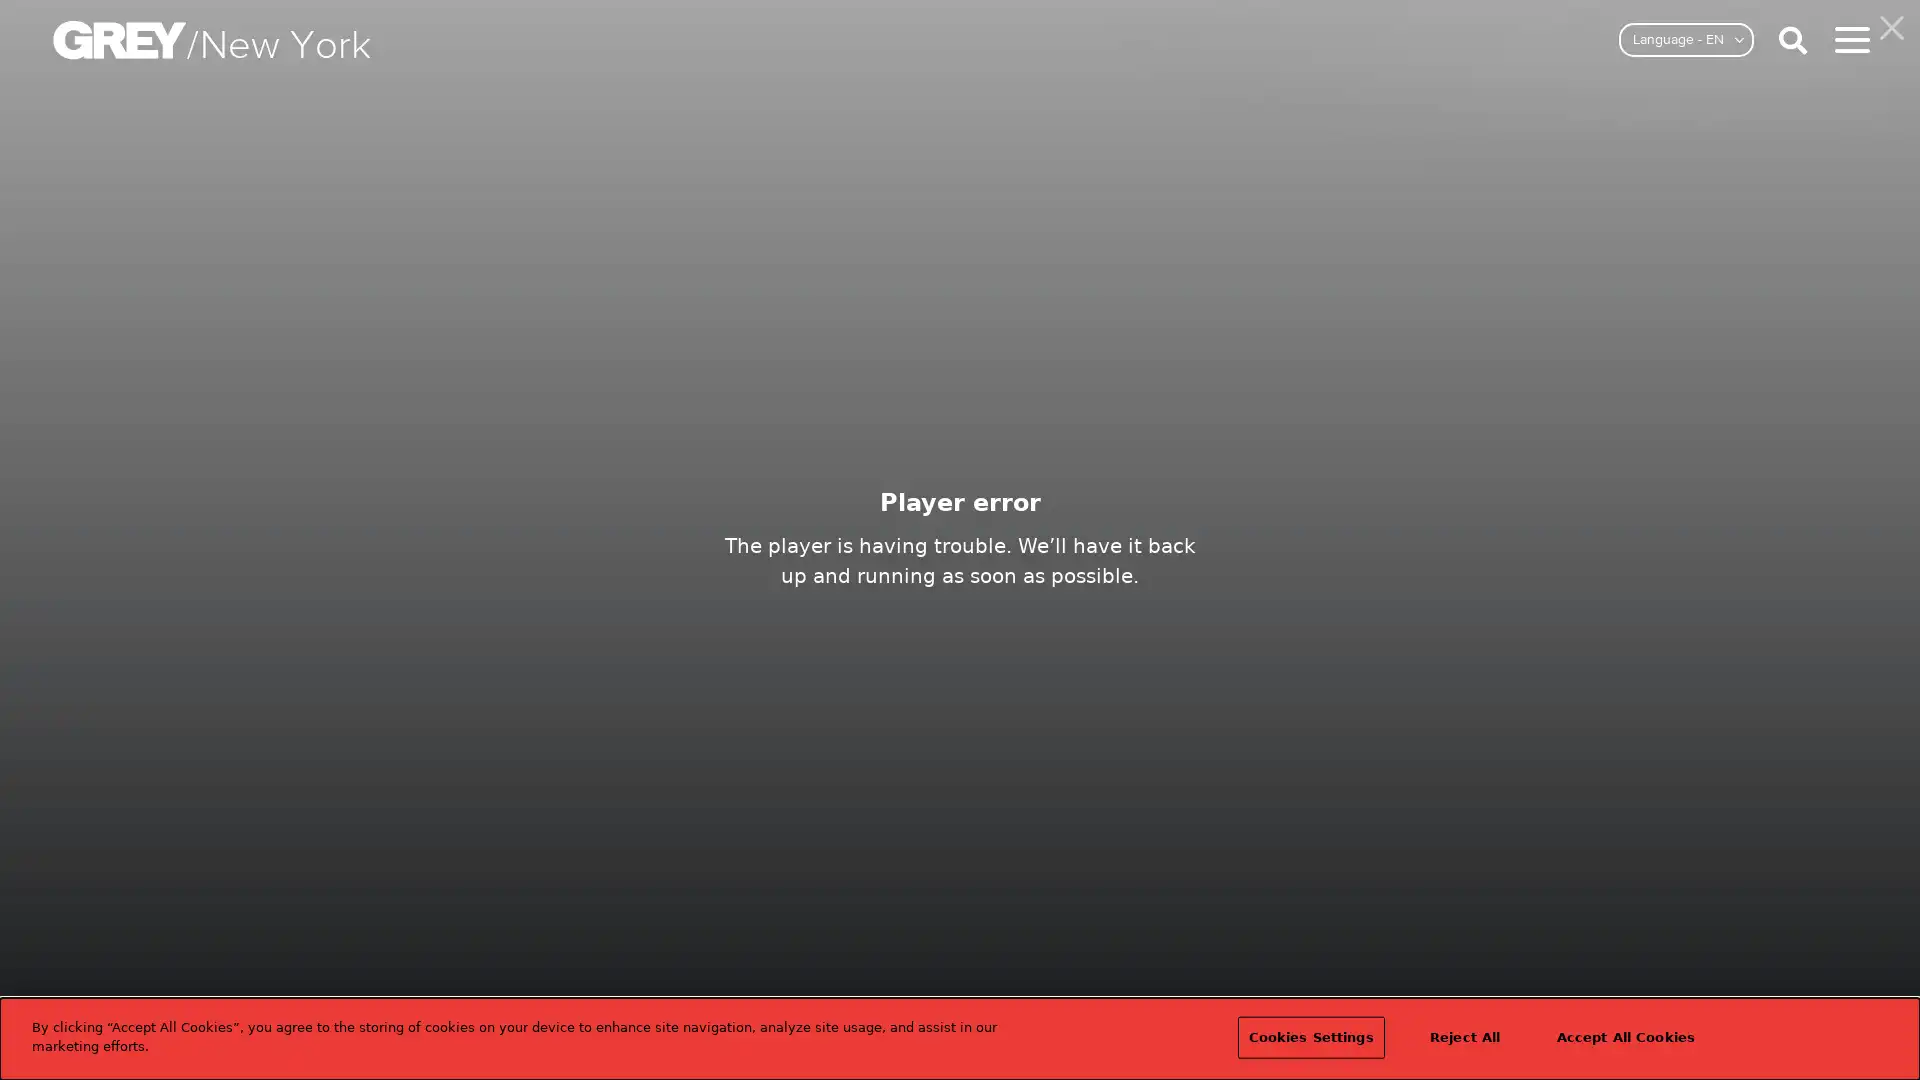 This screenshot has width=1920, height=1080. I want to click on Accept All Cookies, so click(1625, 1036).